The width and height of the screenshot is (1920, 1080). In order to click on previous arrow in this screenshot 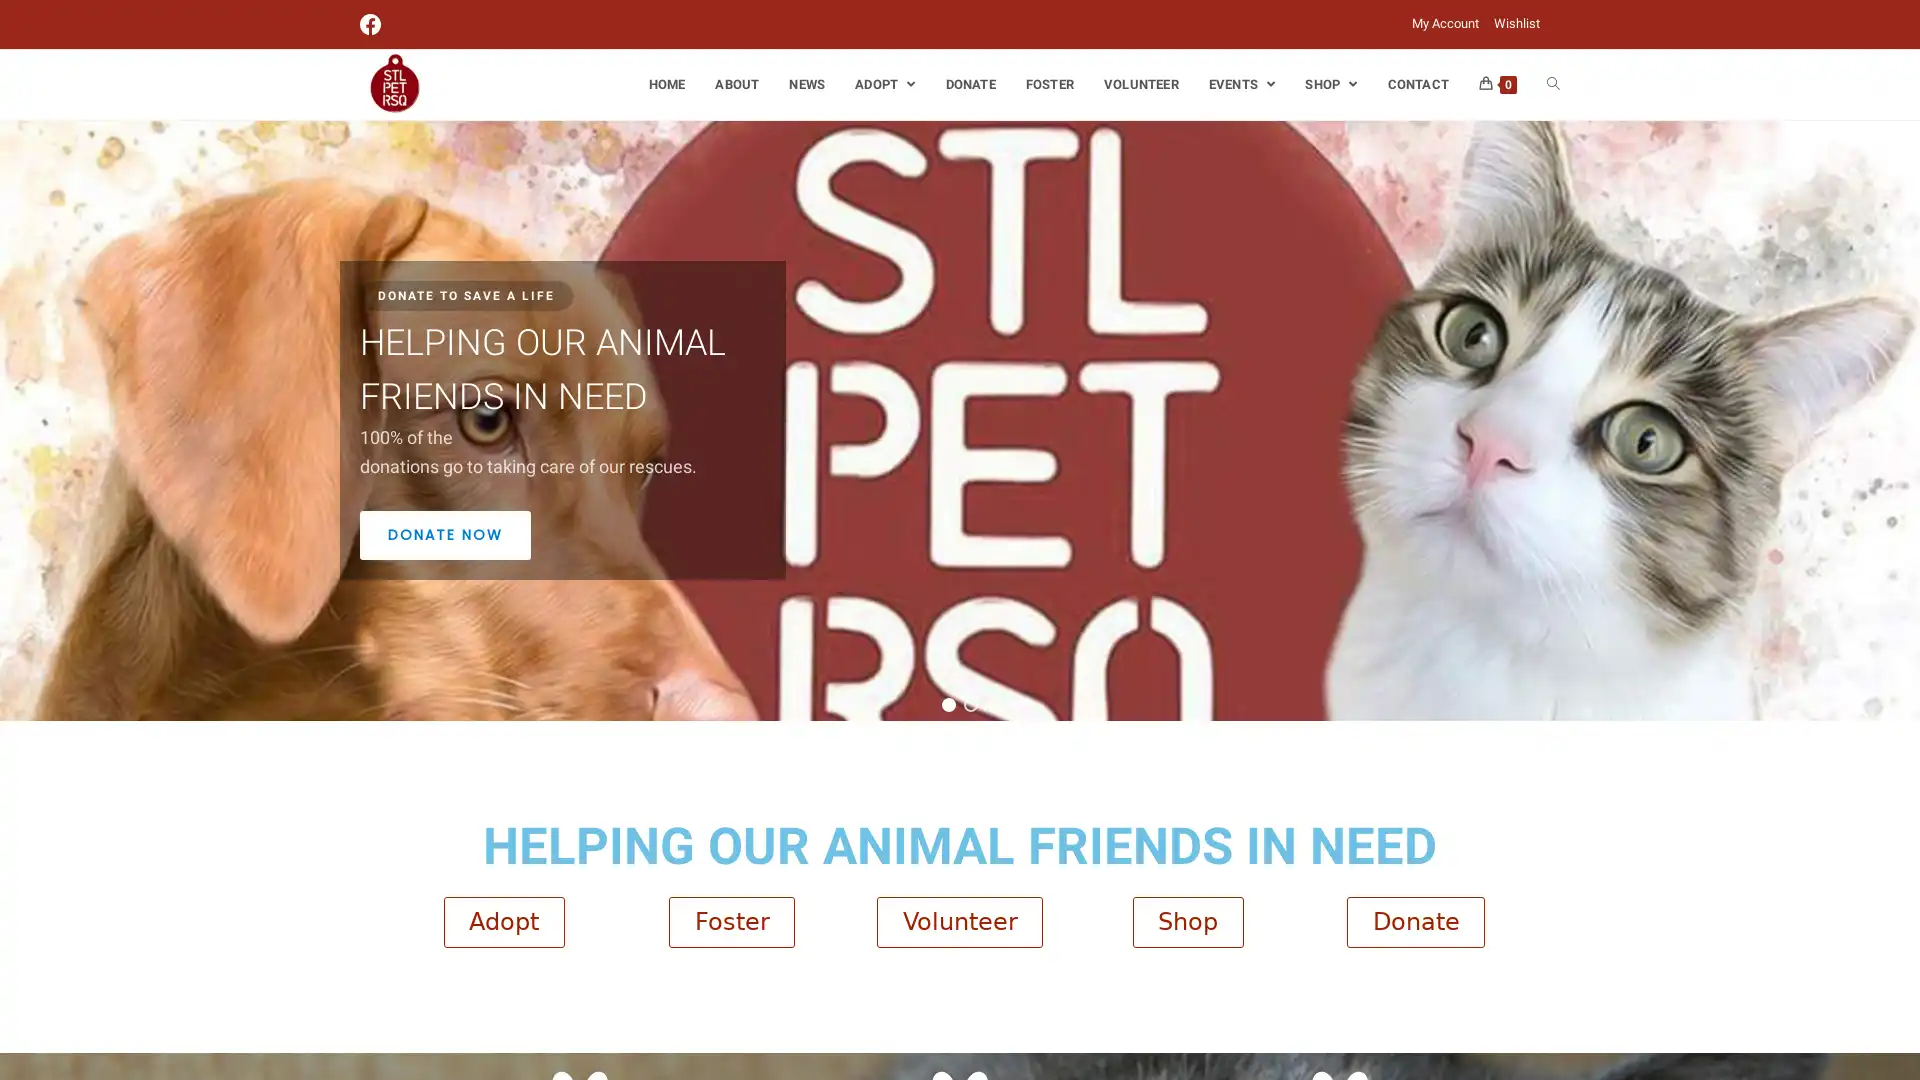, I will do `click(20, 419)`.